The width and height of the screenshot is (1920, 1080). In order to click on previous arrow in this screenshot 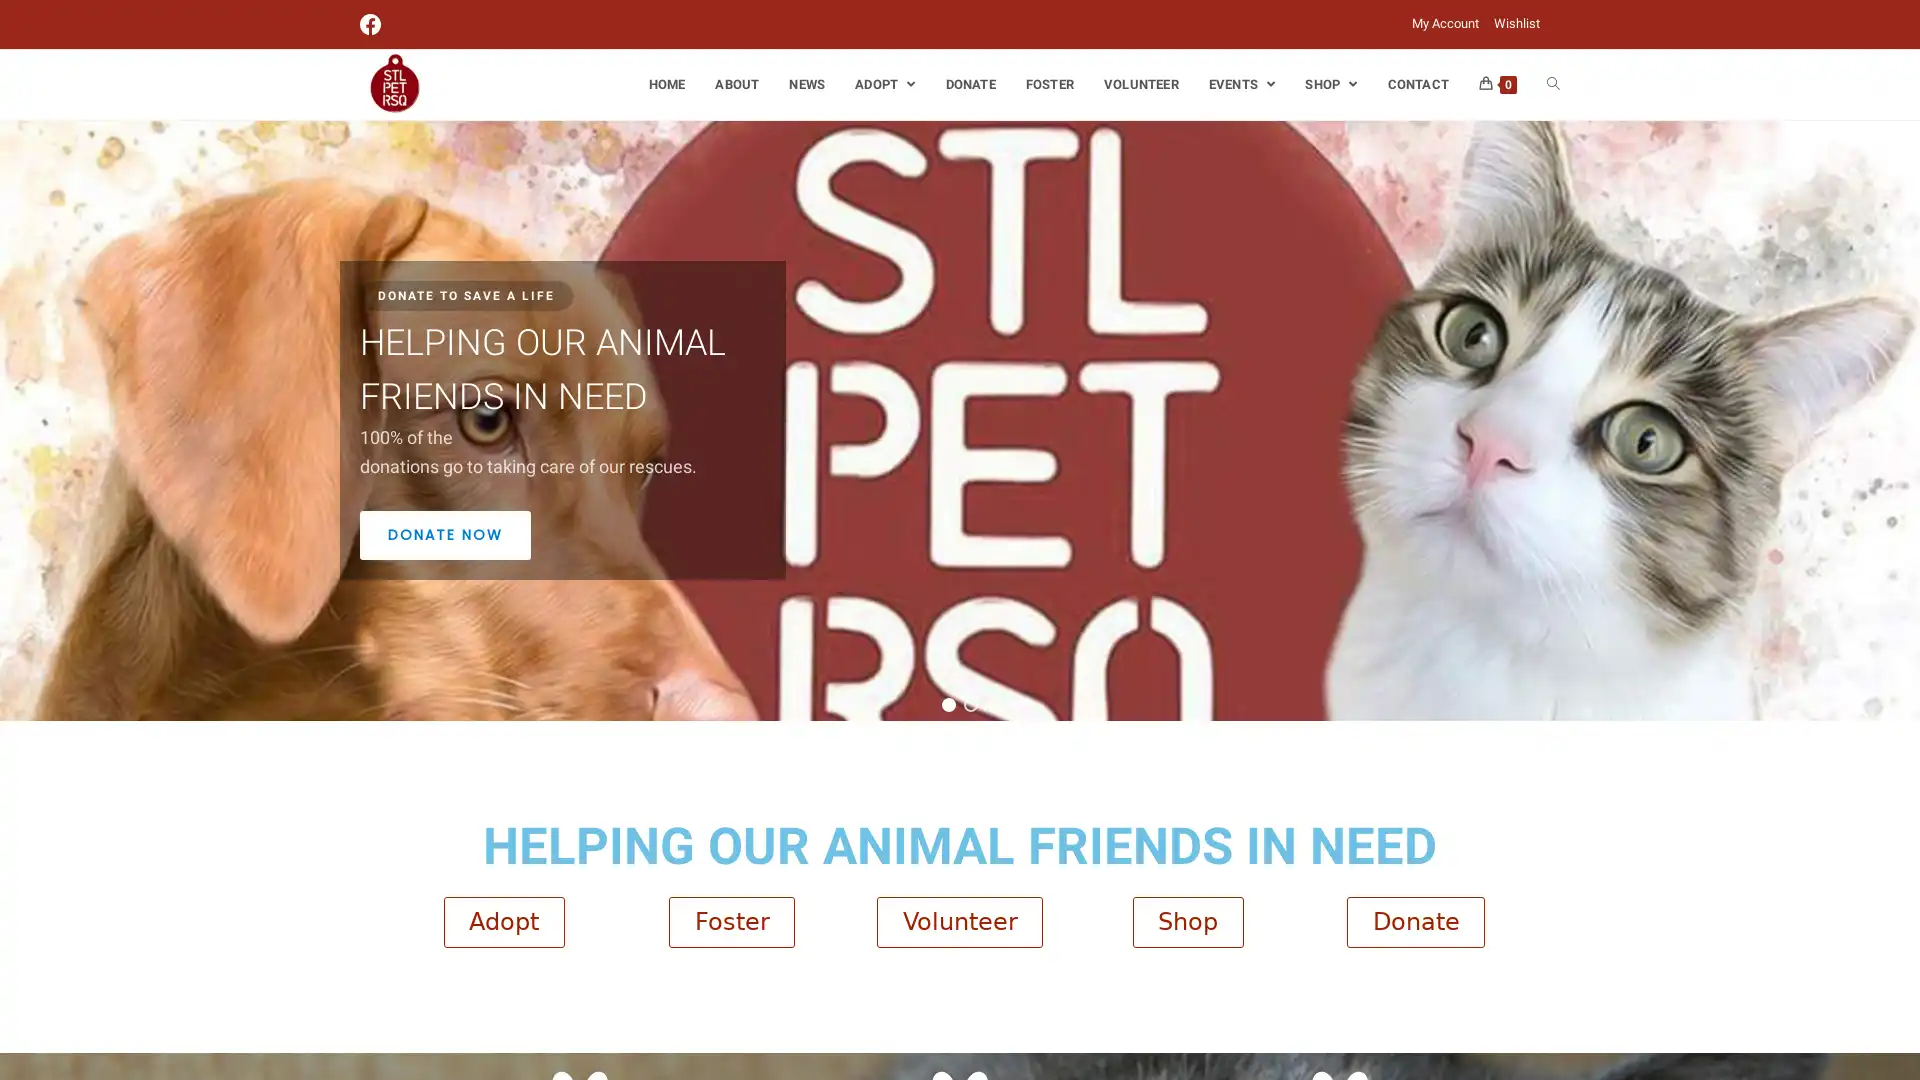, I will do `click(20, 419)`.